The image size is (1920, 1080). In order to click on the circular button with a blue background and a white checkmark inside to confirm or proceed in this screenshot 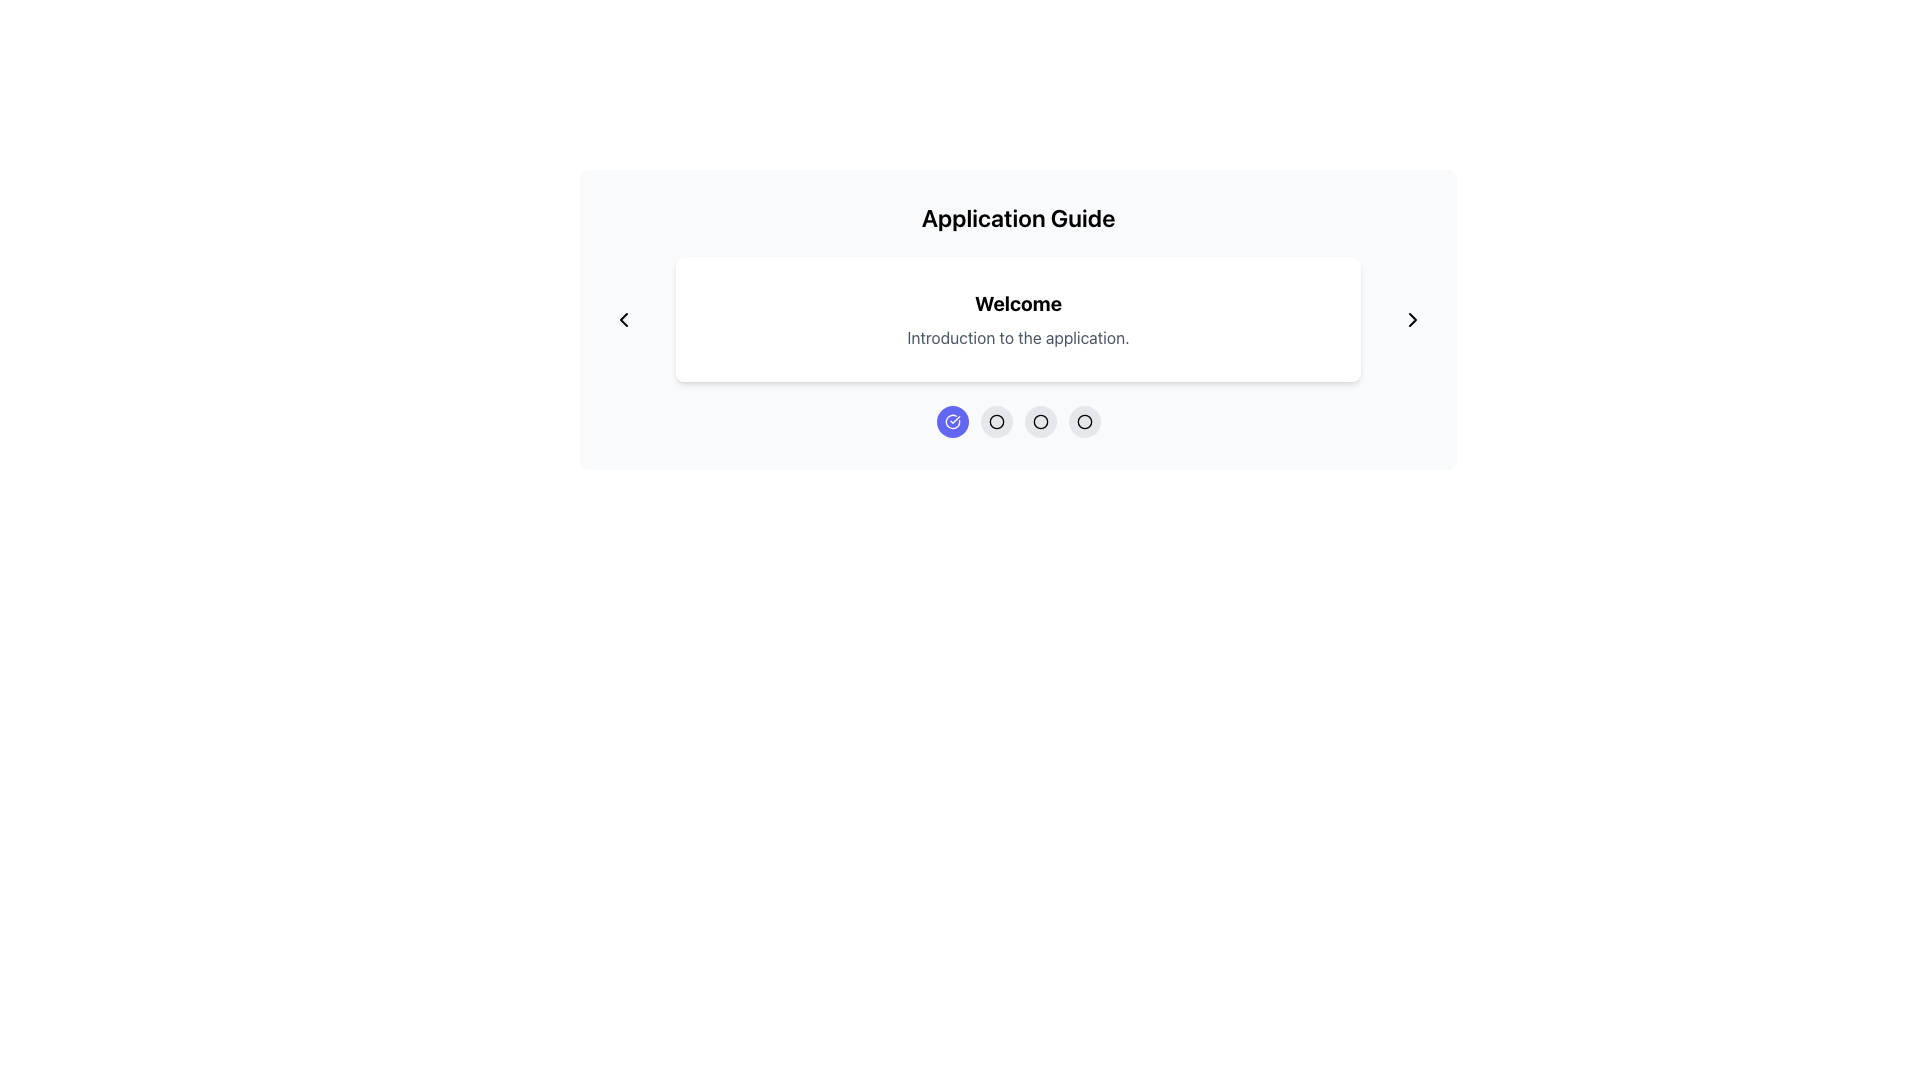, I will do `click(951, 420)`.